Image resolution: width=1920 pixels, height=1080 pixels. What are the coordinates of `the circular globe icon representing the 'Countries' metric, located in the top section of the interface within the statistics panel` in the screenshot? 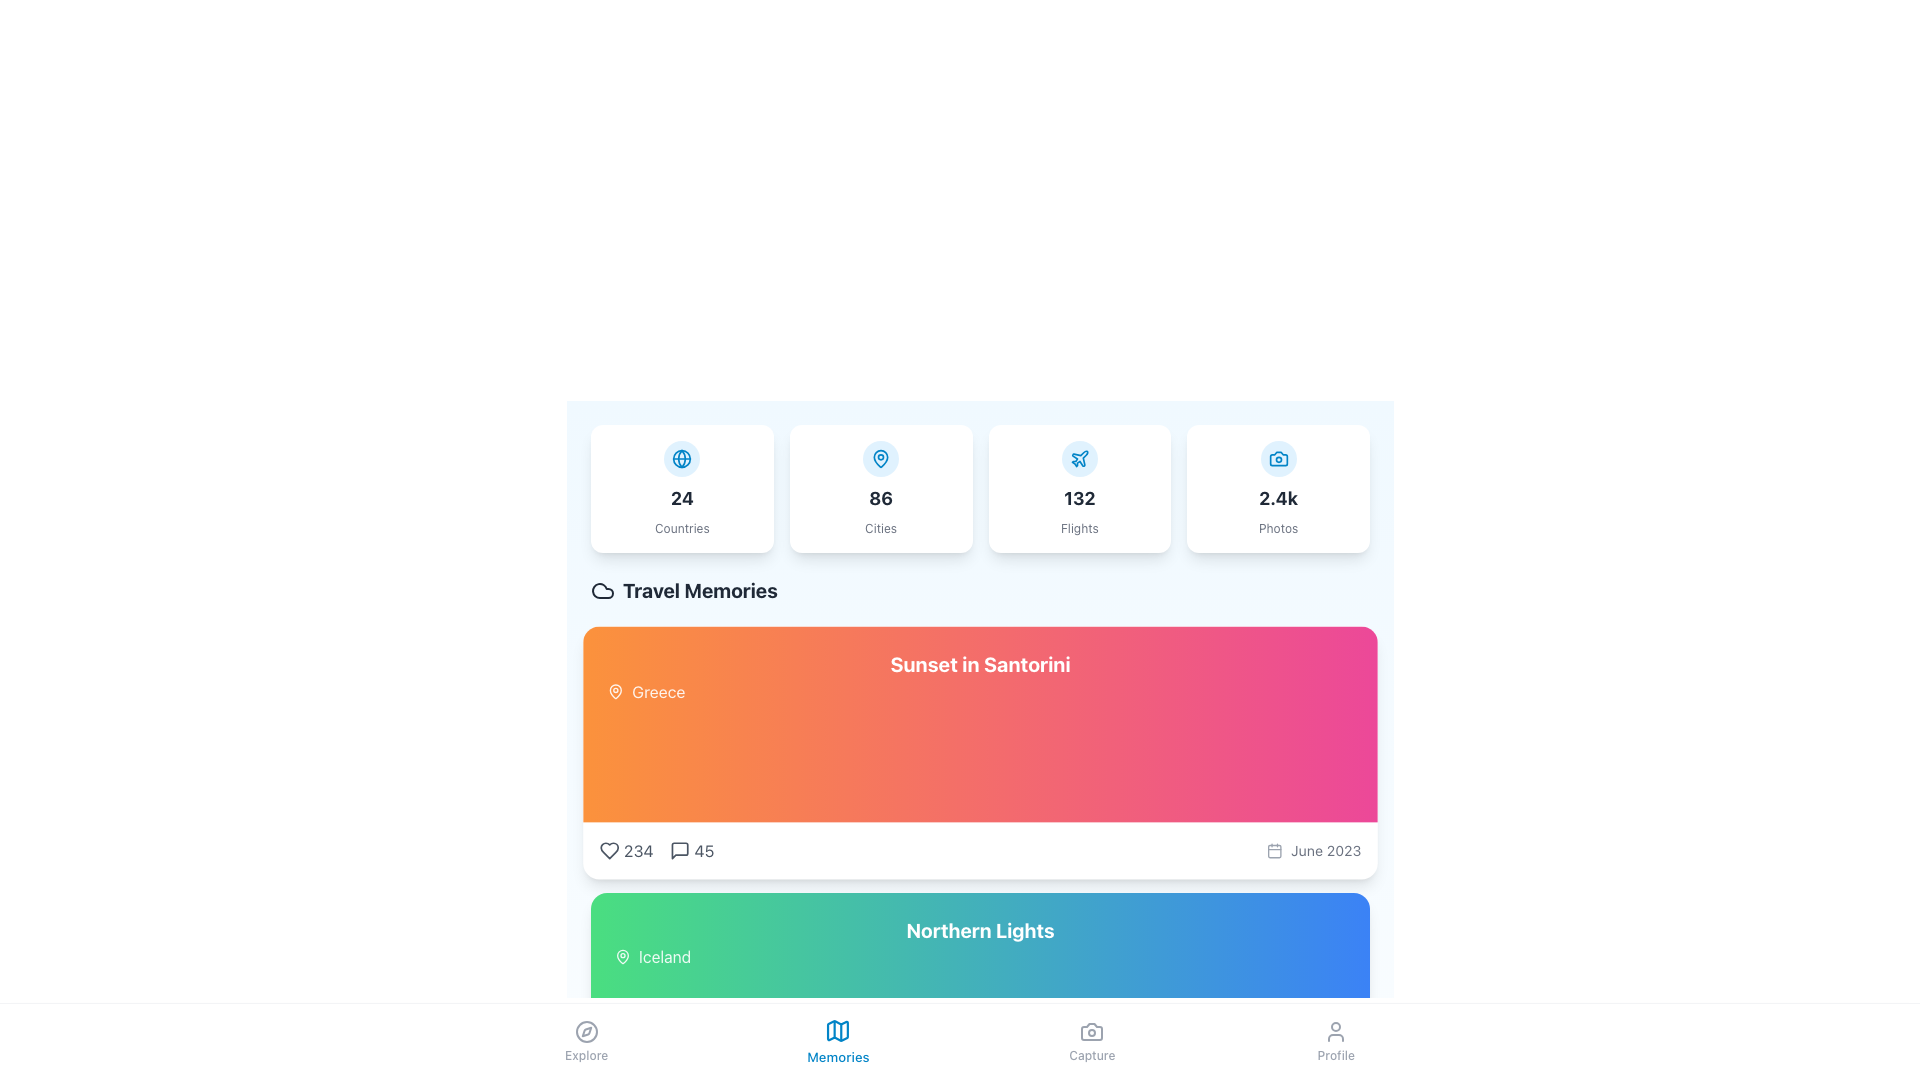 It's located at (682, 459).